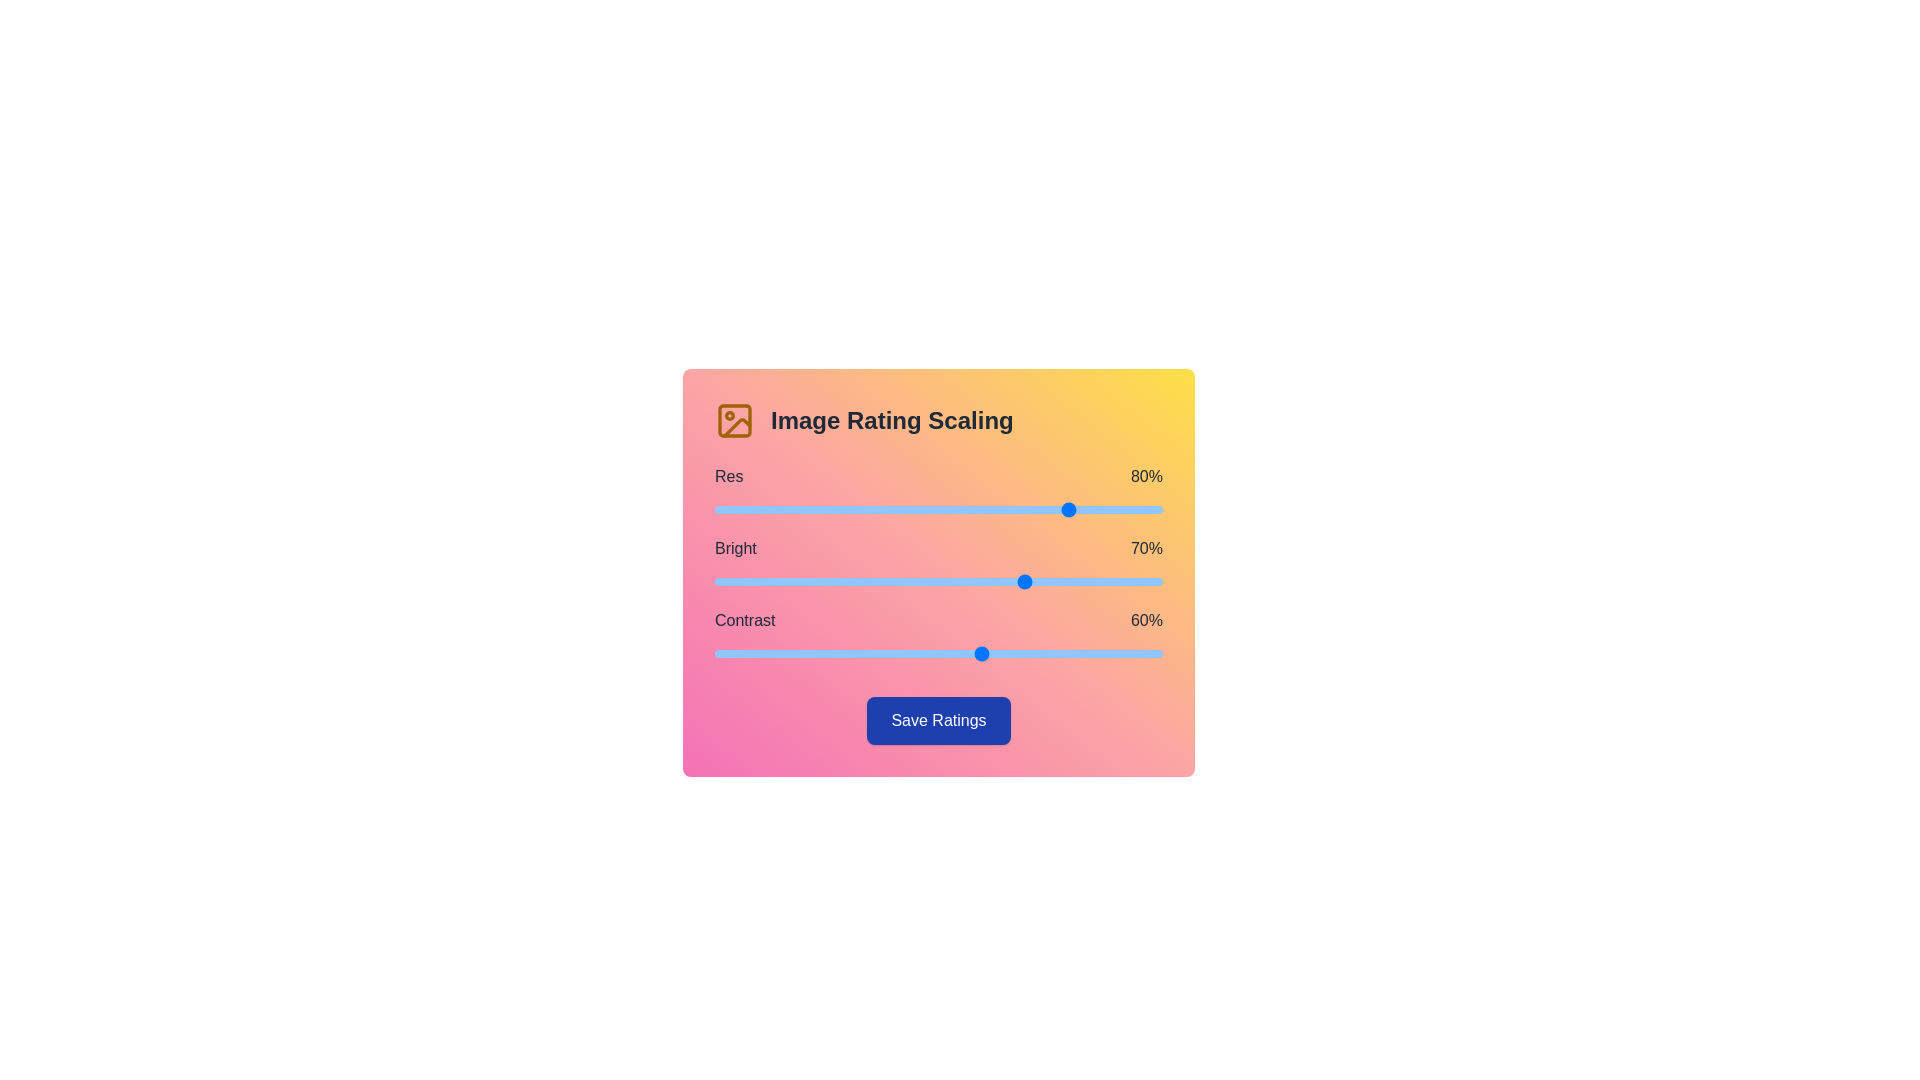 This screenshot has height=1080, width=1920. I want to click on the track of the contrast range slider, currently set at 60%, to adjust its setting, so click(938, 654).